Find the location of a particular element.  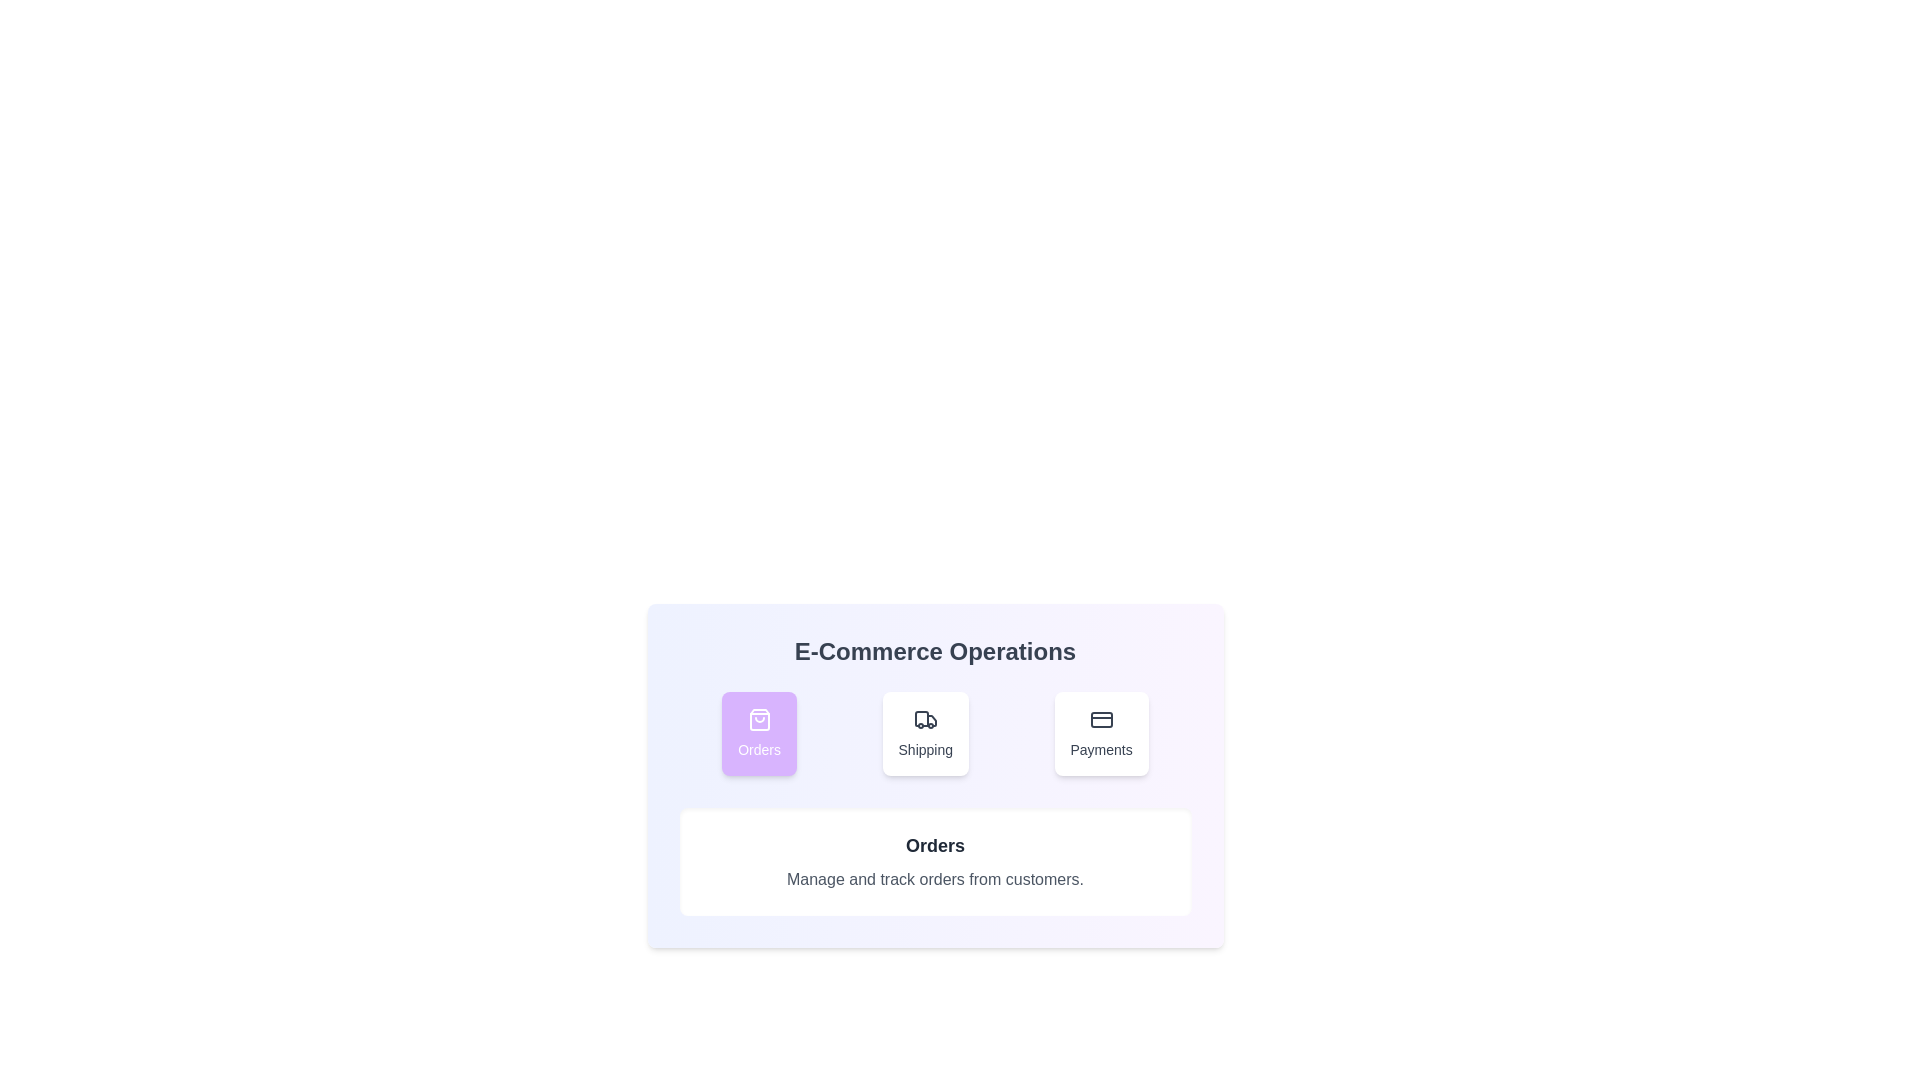

the static text label that states 'Shipping', which is located below the truck icon in the E-Commerce Operations panel is located at coordinates (924, 749).